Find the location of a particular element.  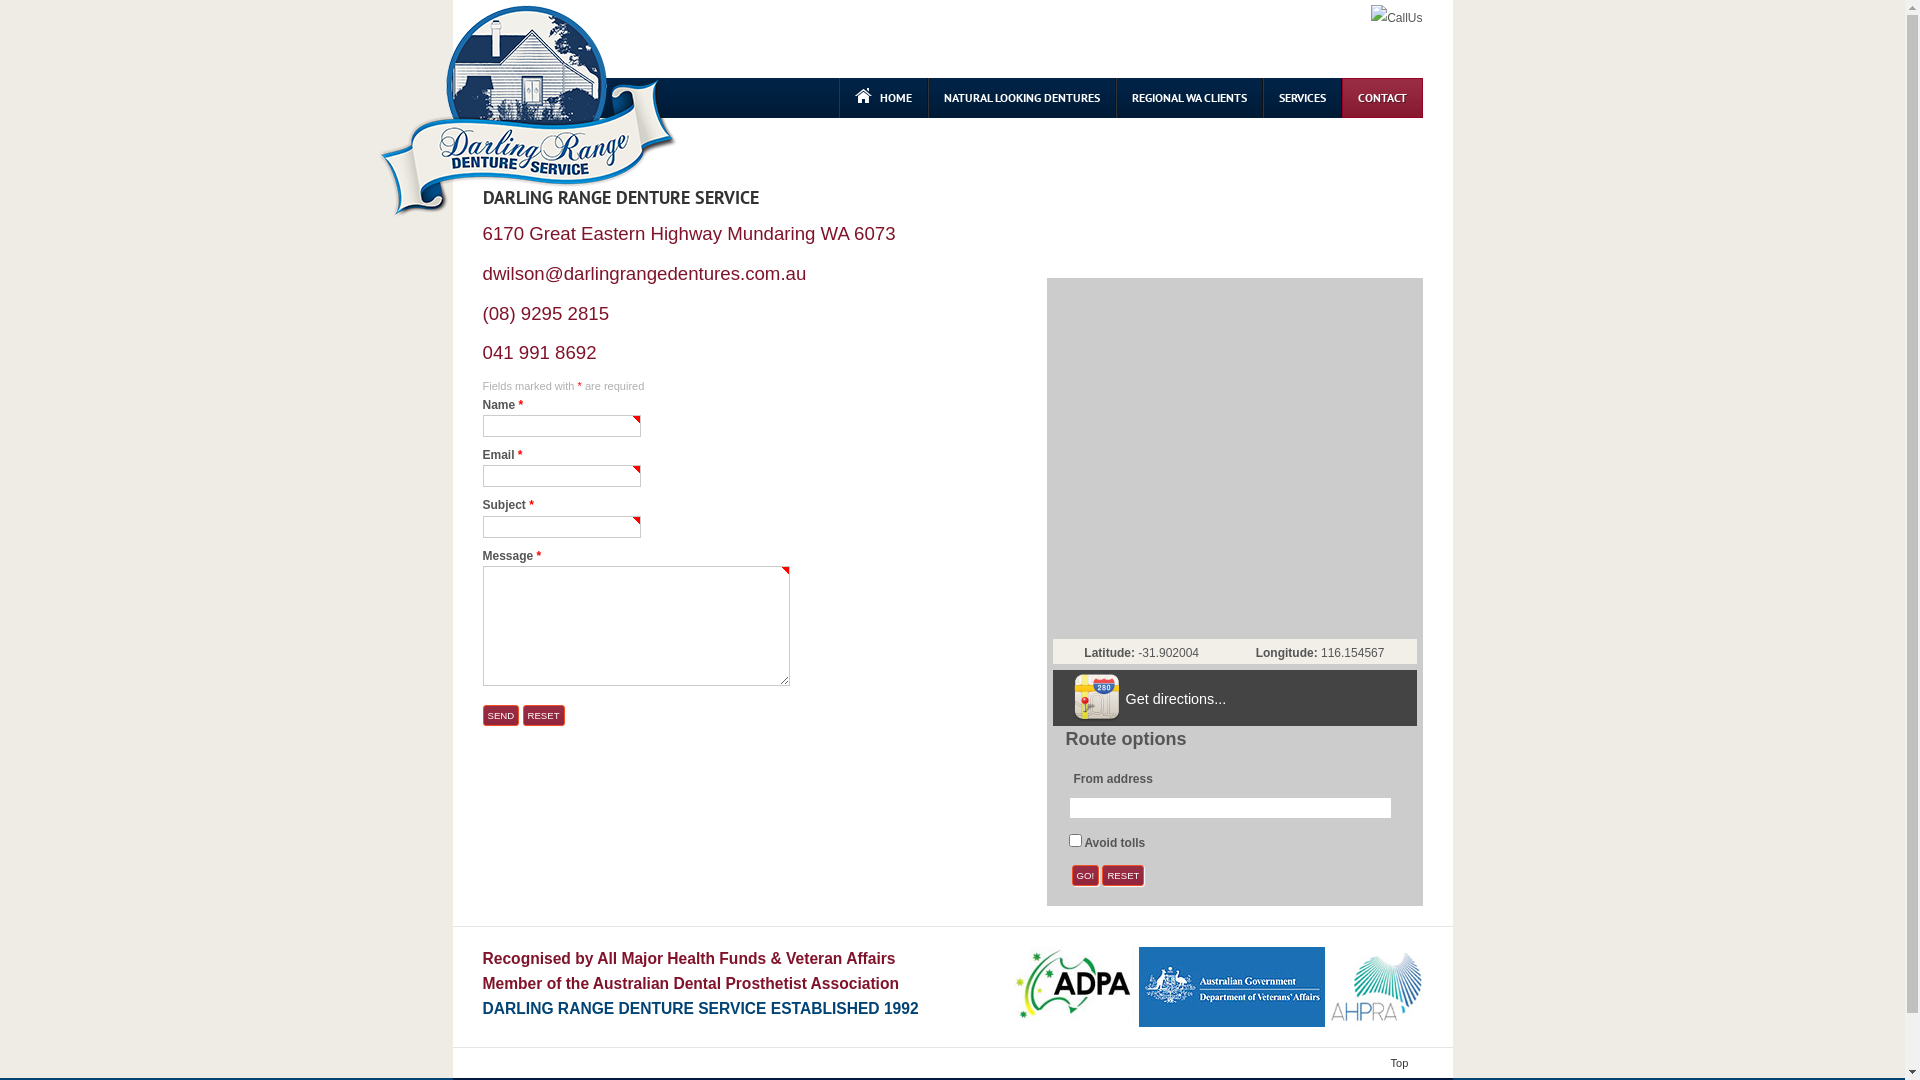

'GO!' is located at coordinates (1084, 874).